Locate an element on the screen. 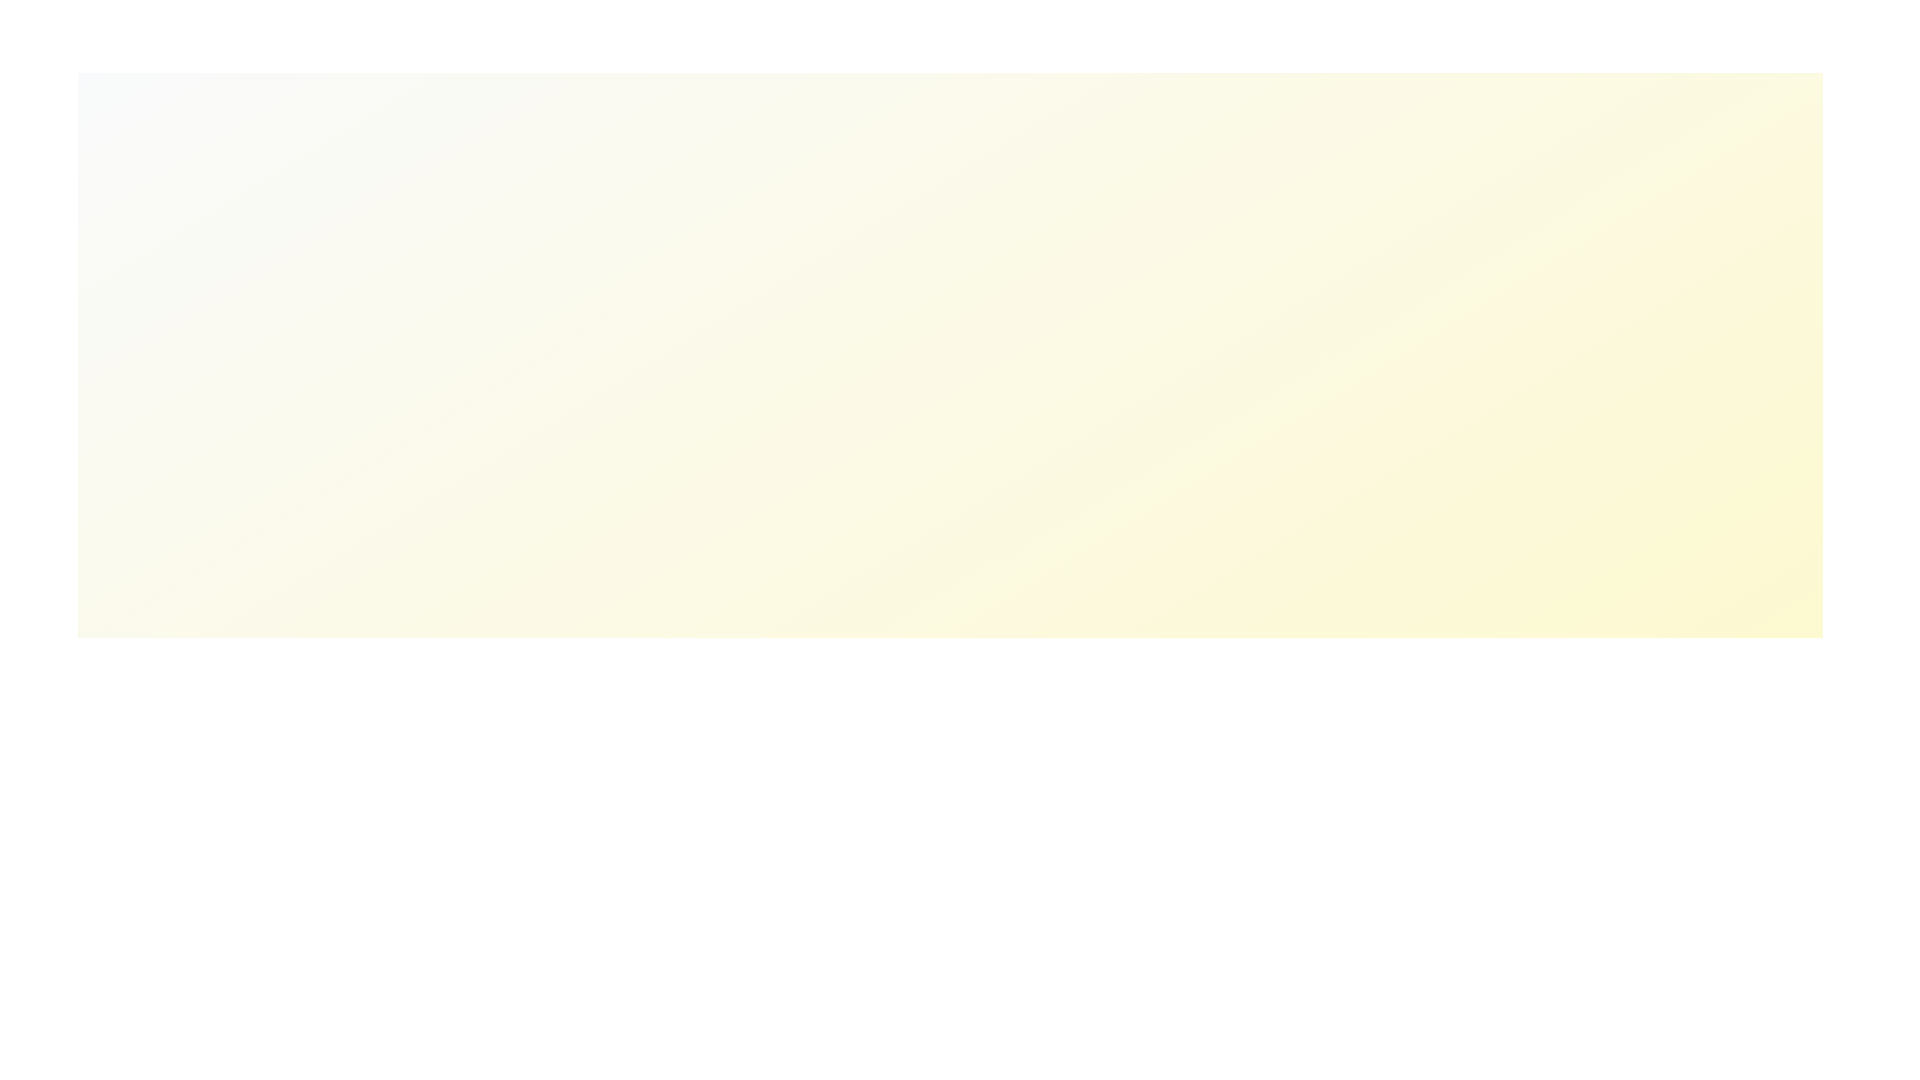  the background to interact with the layout is located at coordinates (949, 342).